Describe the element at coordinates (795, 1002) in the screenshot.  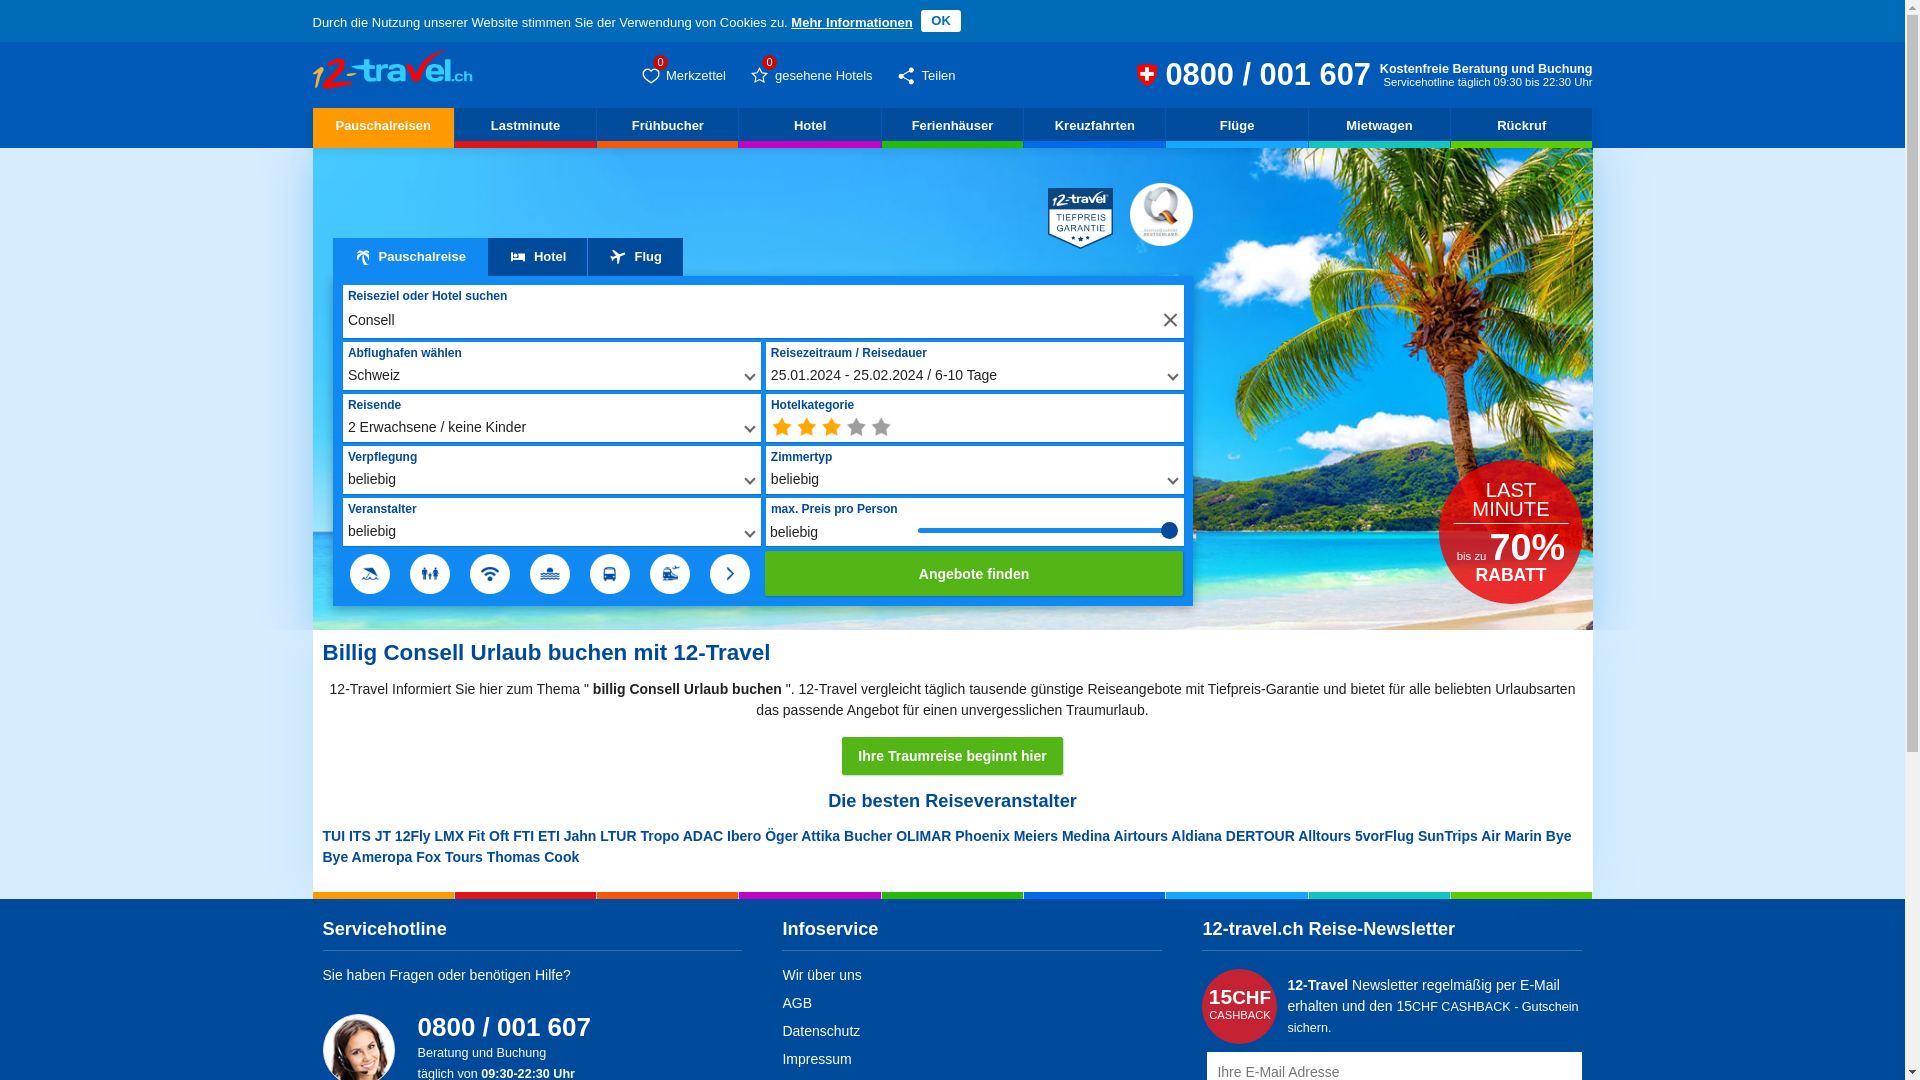
I see `'AGB'` at that location.